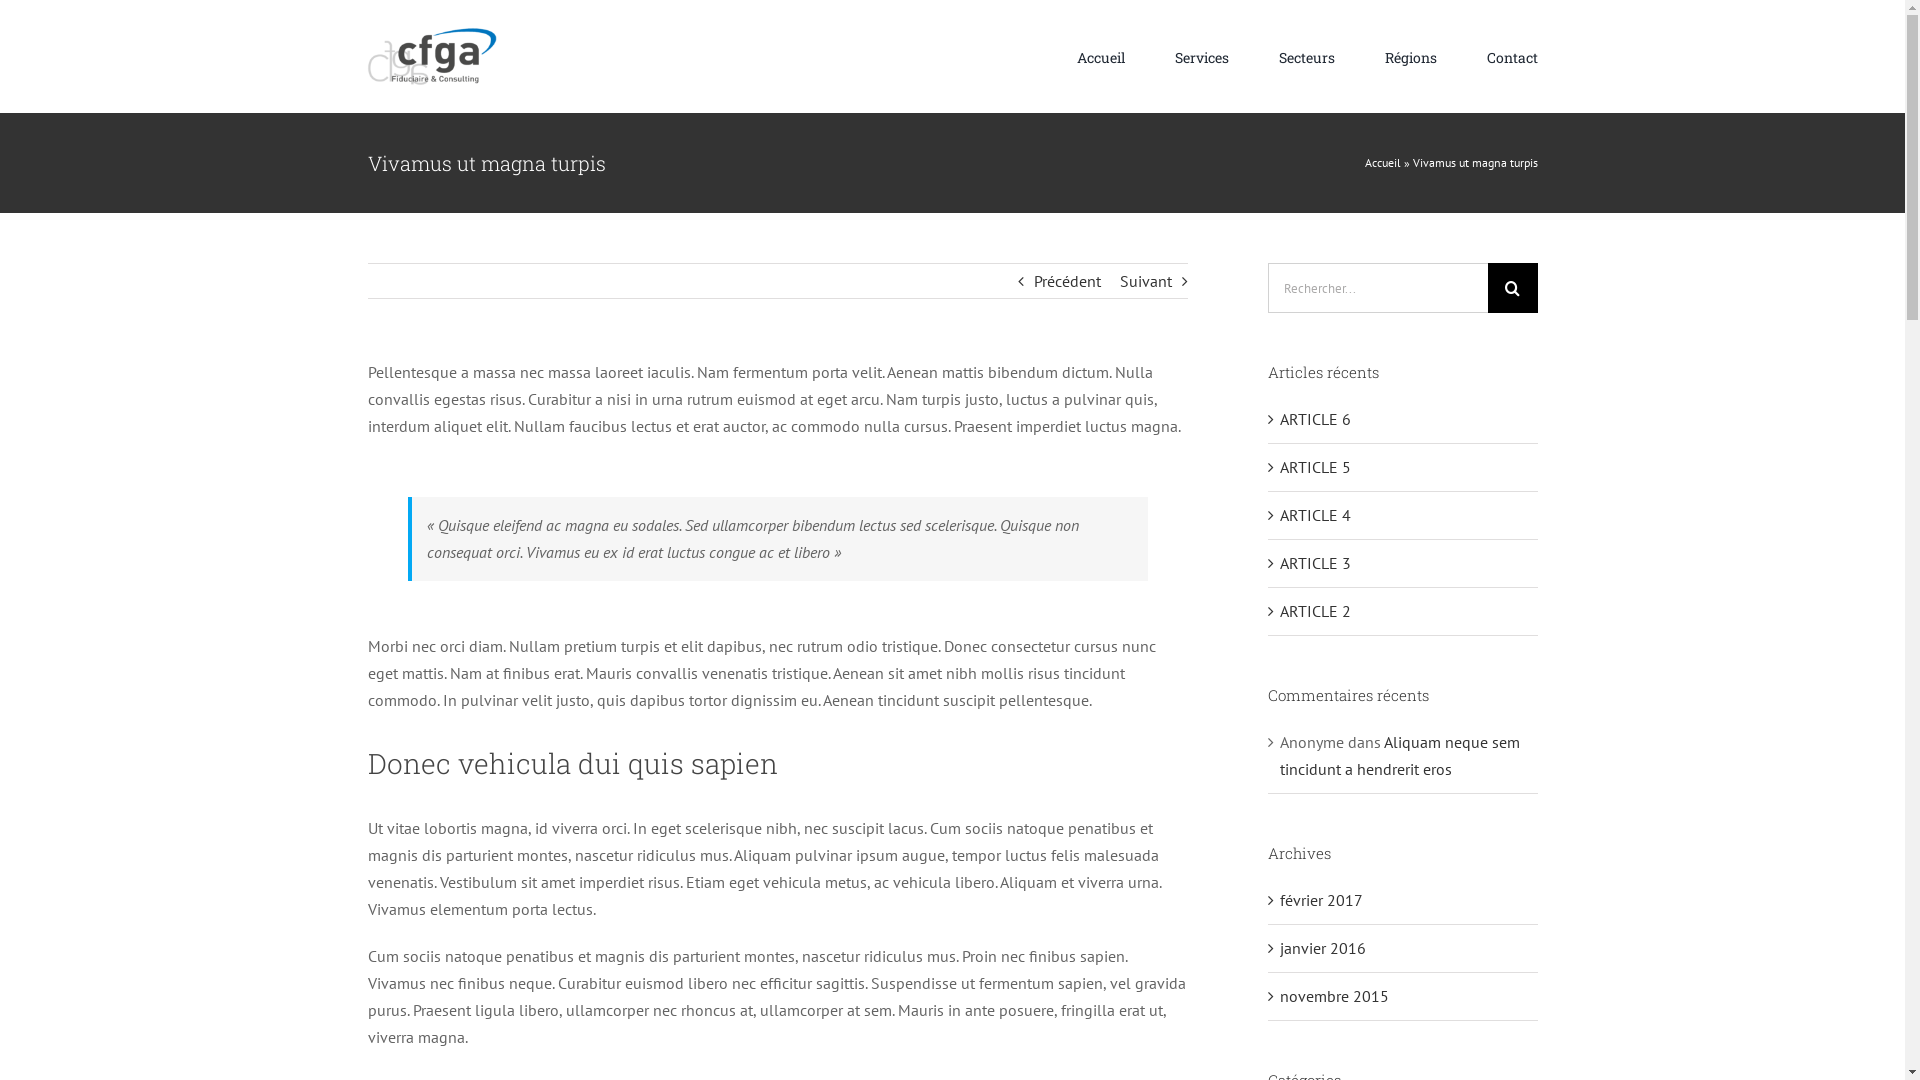 The image size is (1920, 1080). What do you see at coordinates (1315, 563) in the screenshot?
I see `'ARTICLE 3'` at bounding box center [1315, 563].